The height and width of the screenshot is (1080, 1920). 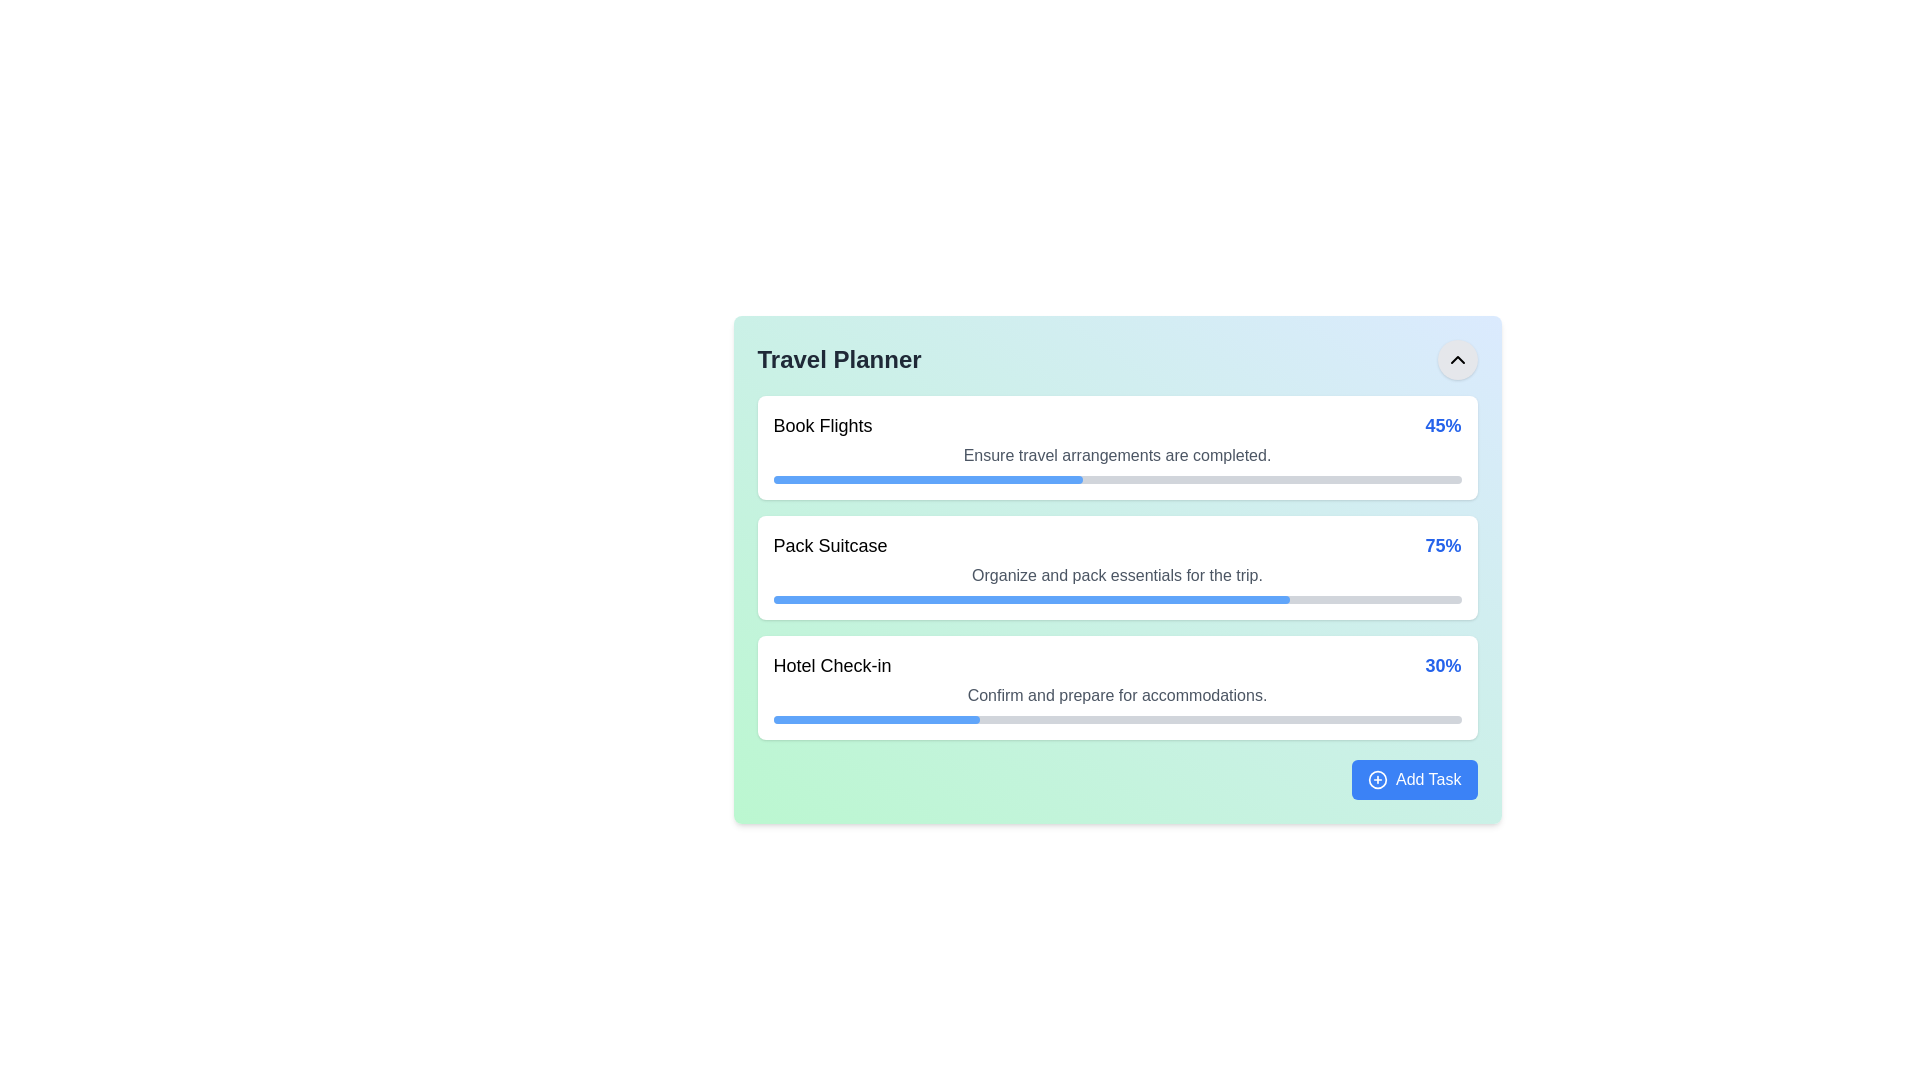 I want to click on the horizontal progress bar indicating 30% completion, located at the bottom of the 'Hotel Check-in' card, below the description text 'Confirm and prepare for accommodations.', so click(x=1116, y=720).